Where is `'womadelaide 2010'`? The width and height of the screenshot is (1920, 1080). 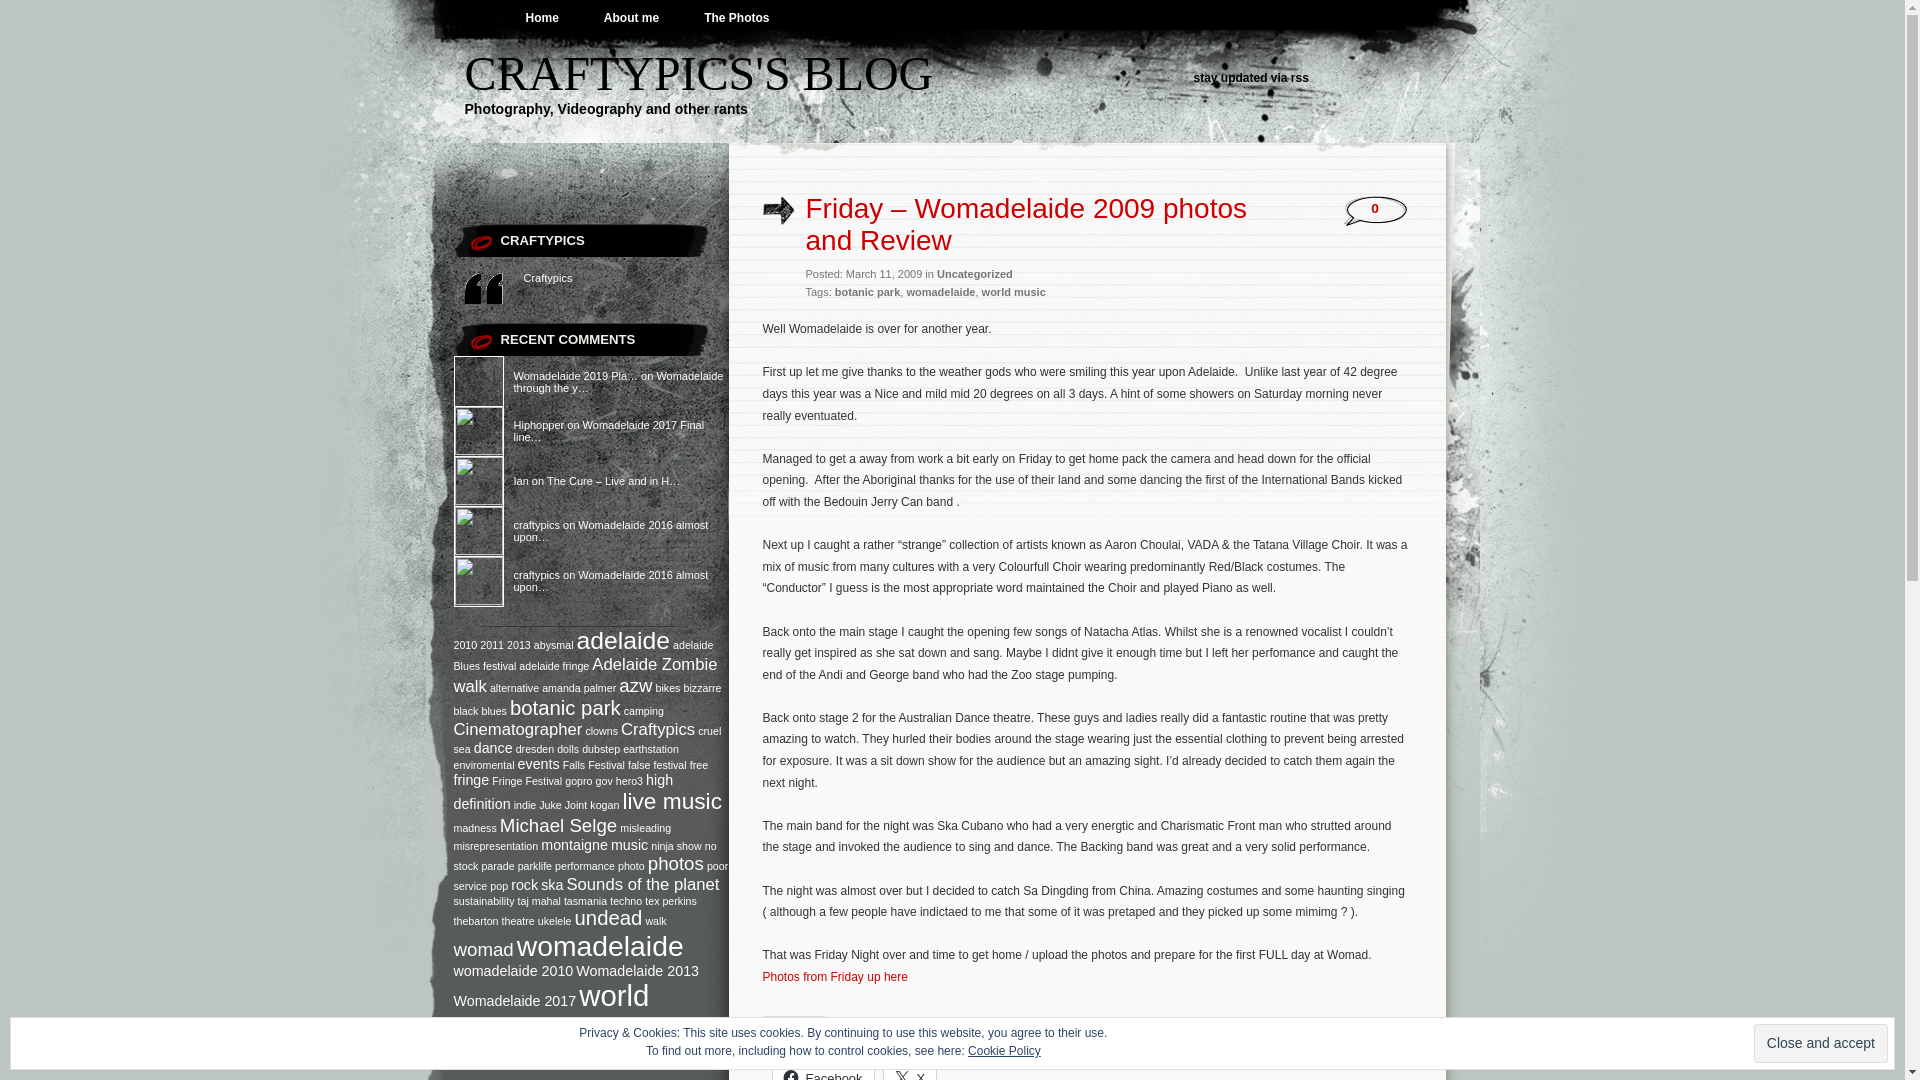
'womadelaide 2010' is located at coordinates (513, 970).